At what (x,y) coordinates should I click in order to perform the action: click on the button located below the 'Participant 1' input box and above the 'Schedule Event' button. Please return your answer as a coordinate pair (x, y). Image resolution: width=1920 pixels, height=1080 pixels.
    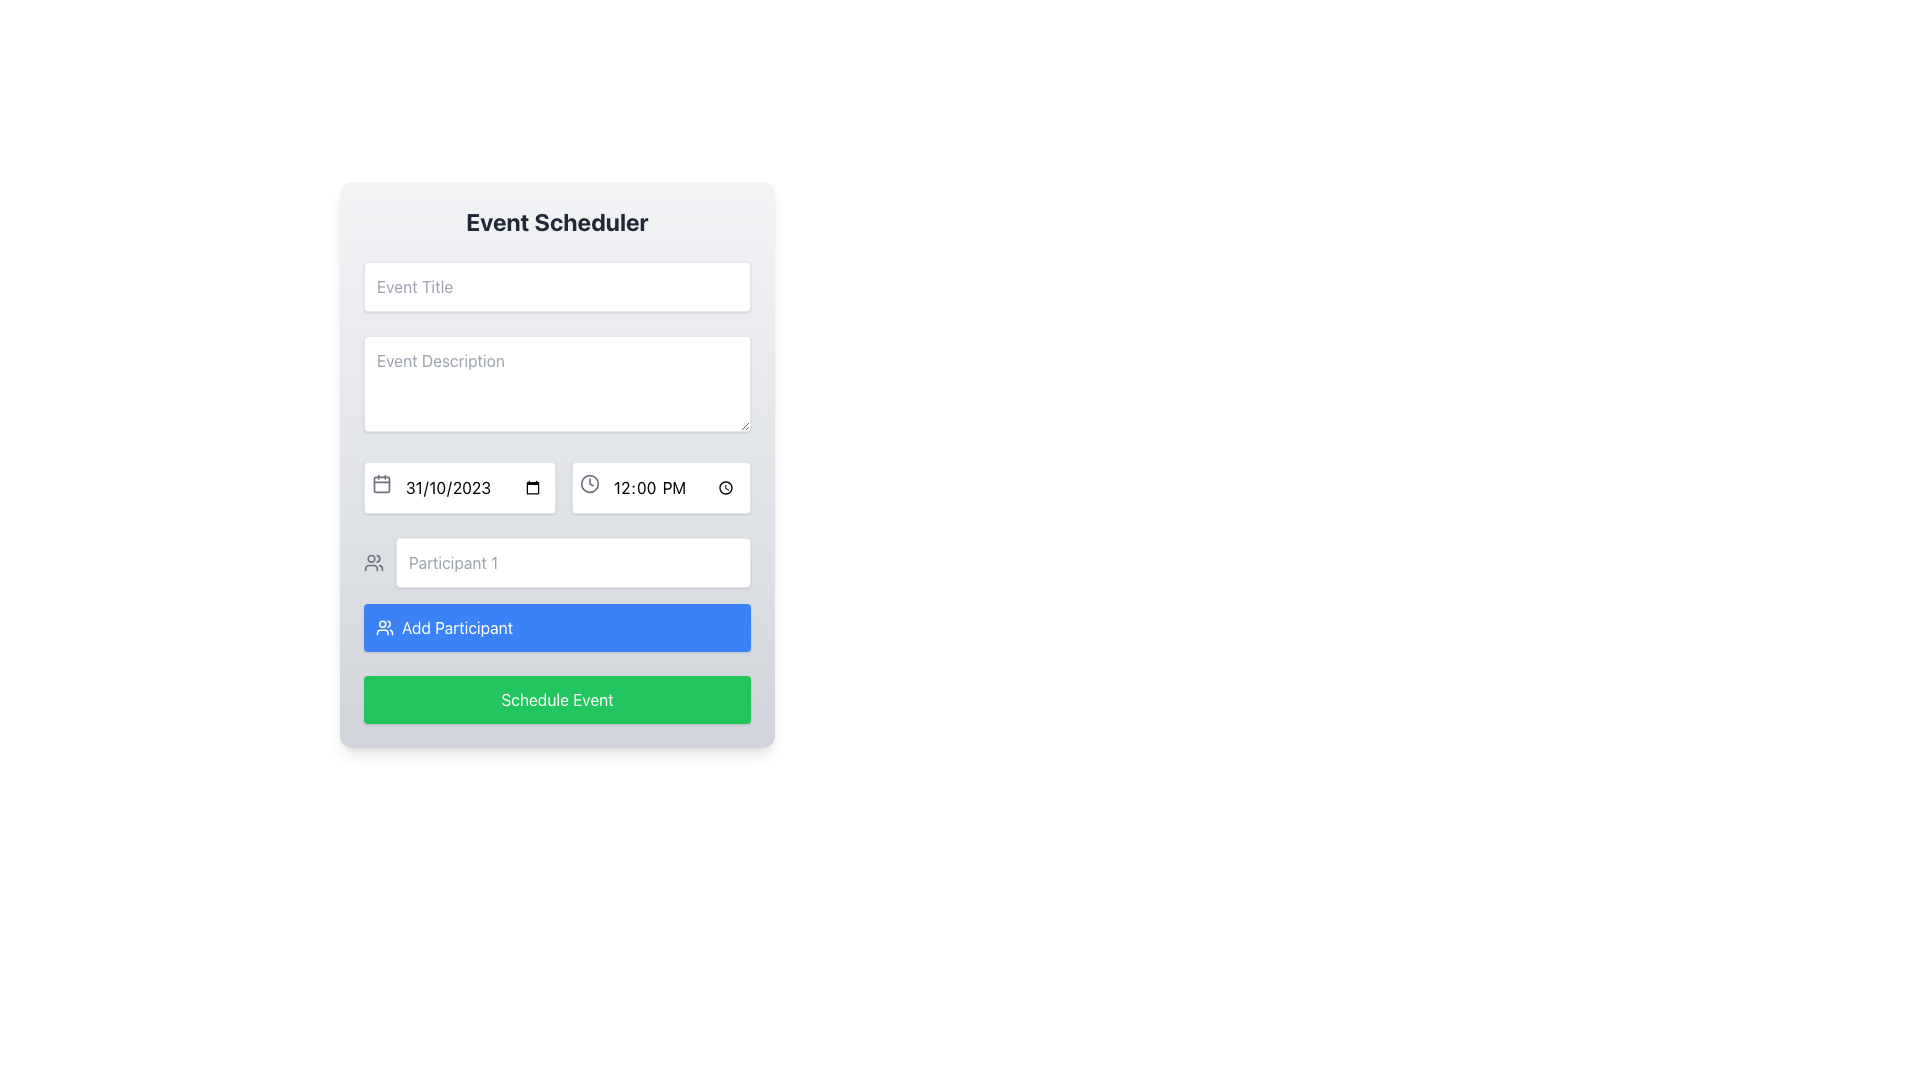
    Looking at the image, I should click on (456, 627).